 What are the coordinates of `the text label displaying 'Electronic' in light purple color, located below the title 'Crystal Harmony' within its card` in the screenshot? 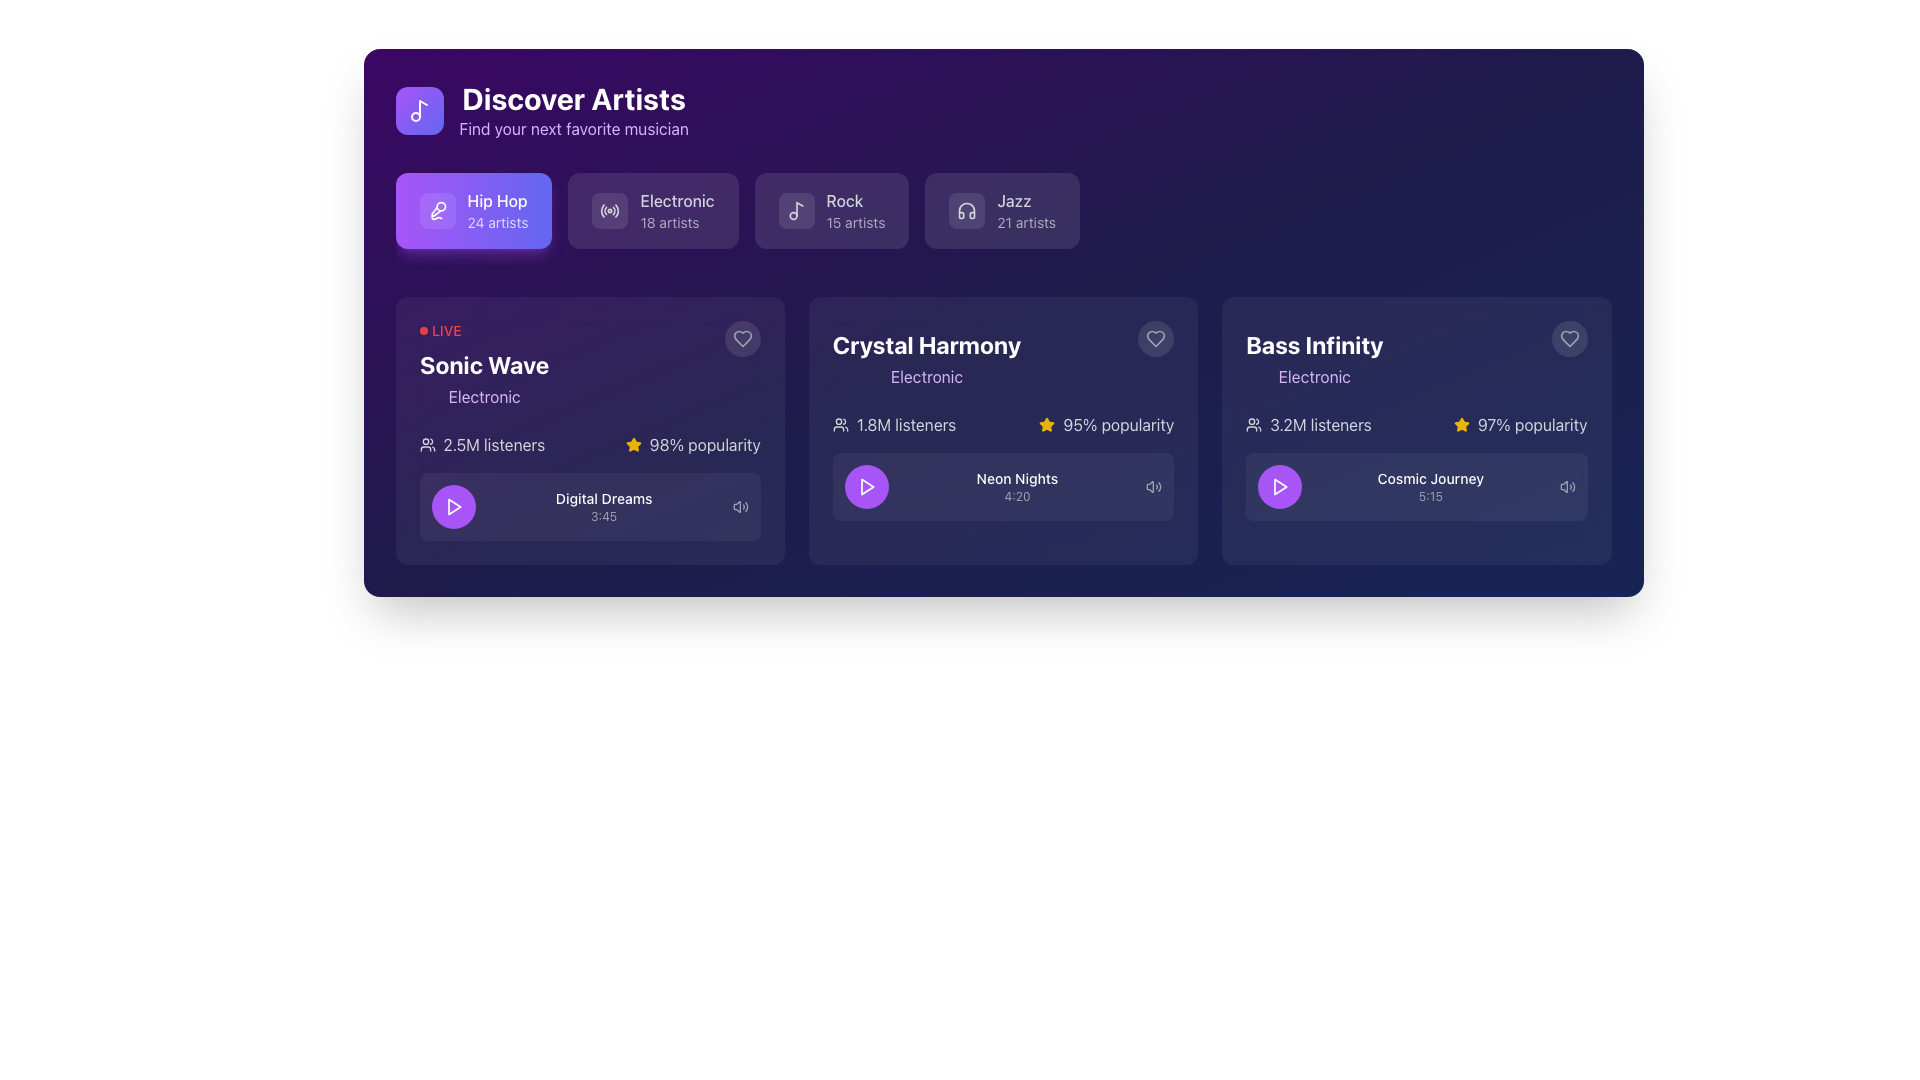 It's located at (925, 377).